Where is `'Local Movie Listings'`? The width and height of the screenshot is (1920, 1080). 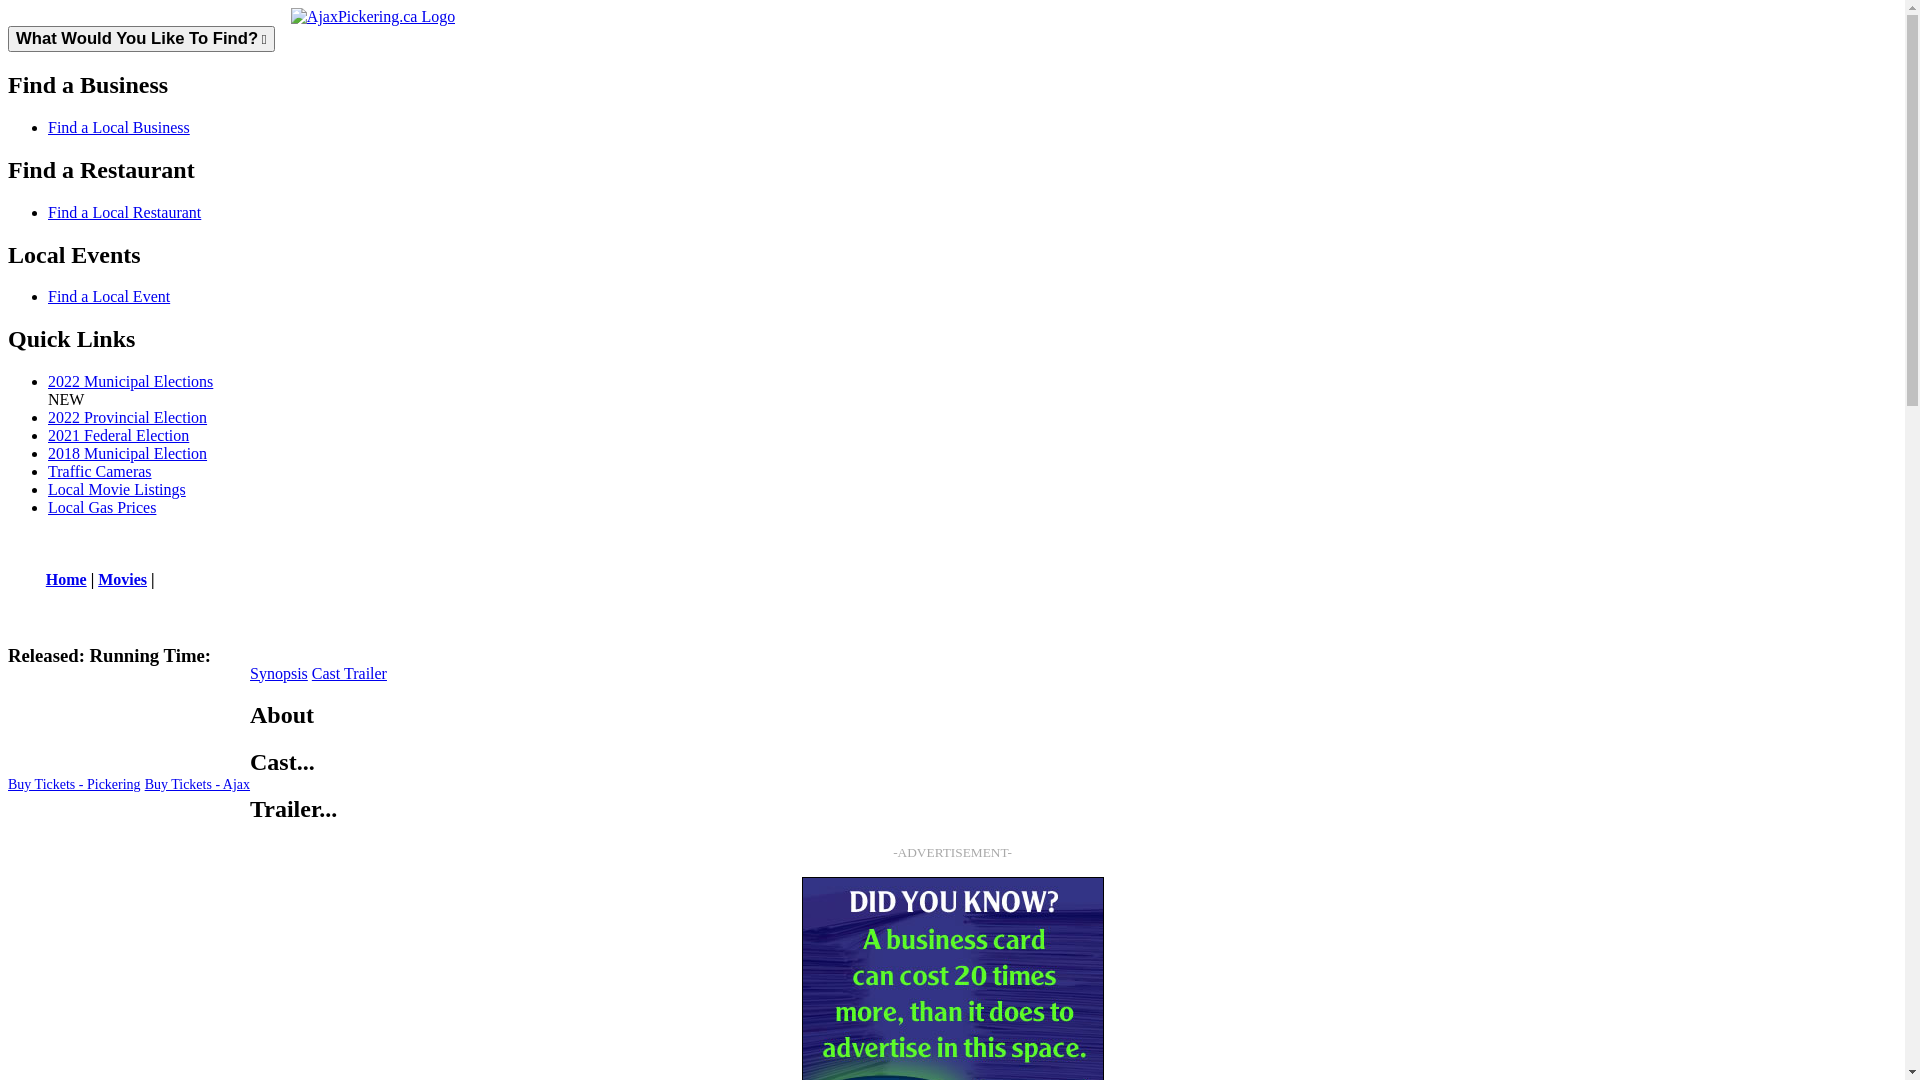
'Local Movie Listings' is located at coordinates (115, 489).